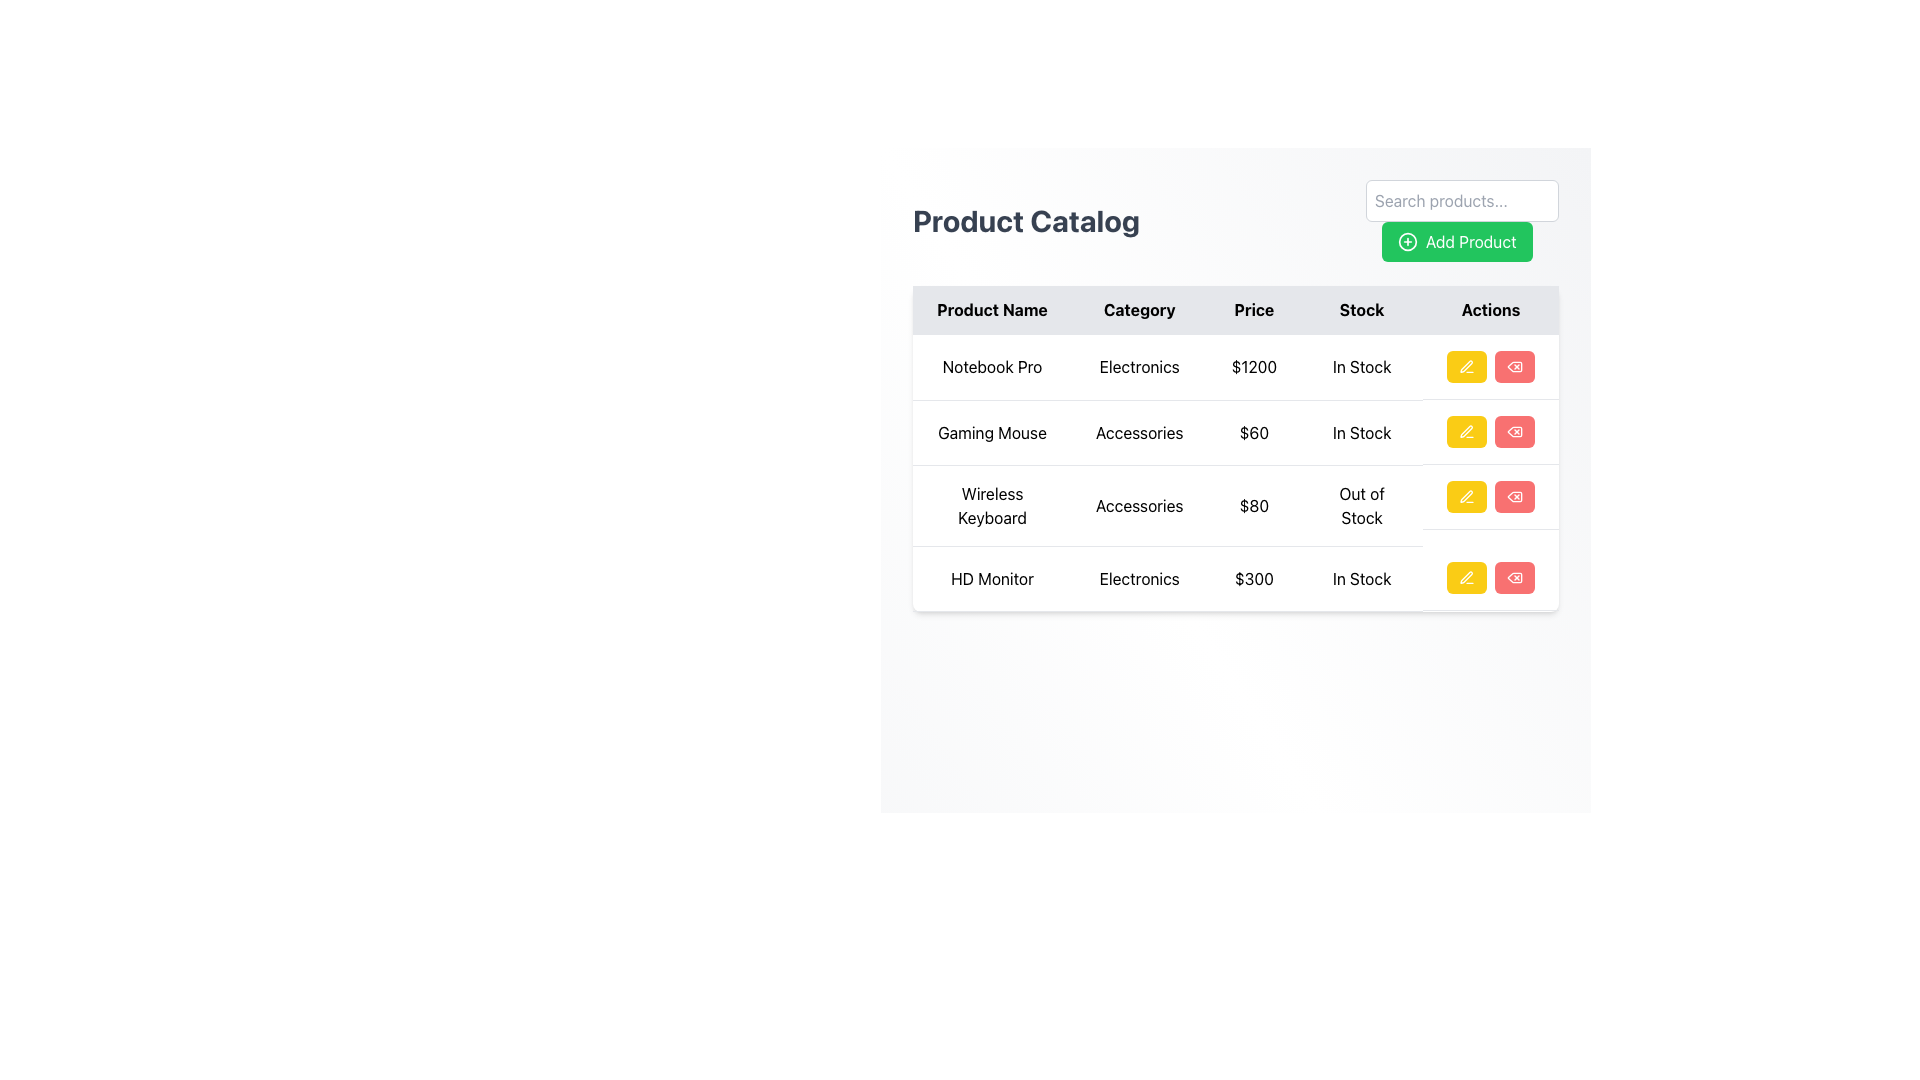  Describe the element at coordinates (1491, 310) in the screenshot. I see `the Table Header Cell for the 'Actions' column, which is the fifth column in the header row of the table, located between the 'Stock' column and the right margin` at that location.